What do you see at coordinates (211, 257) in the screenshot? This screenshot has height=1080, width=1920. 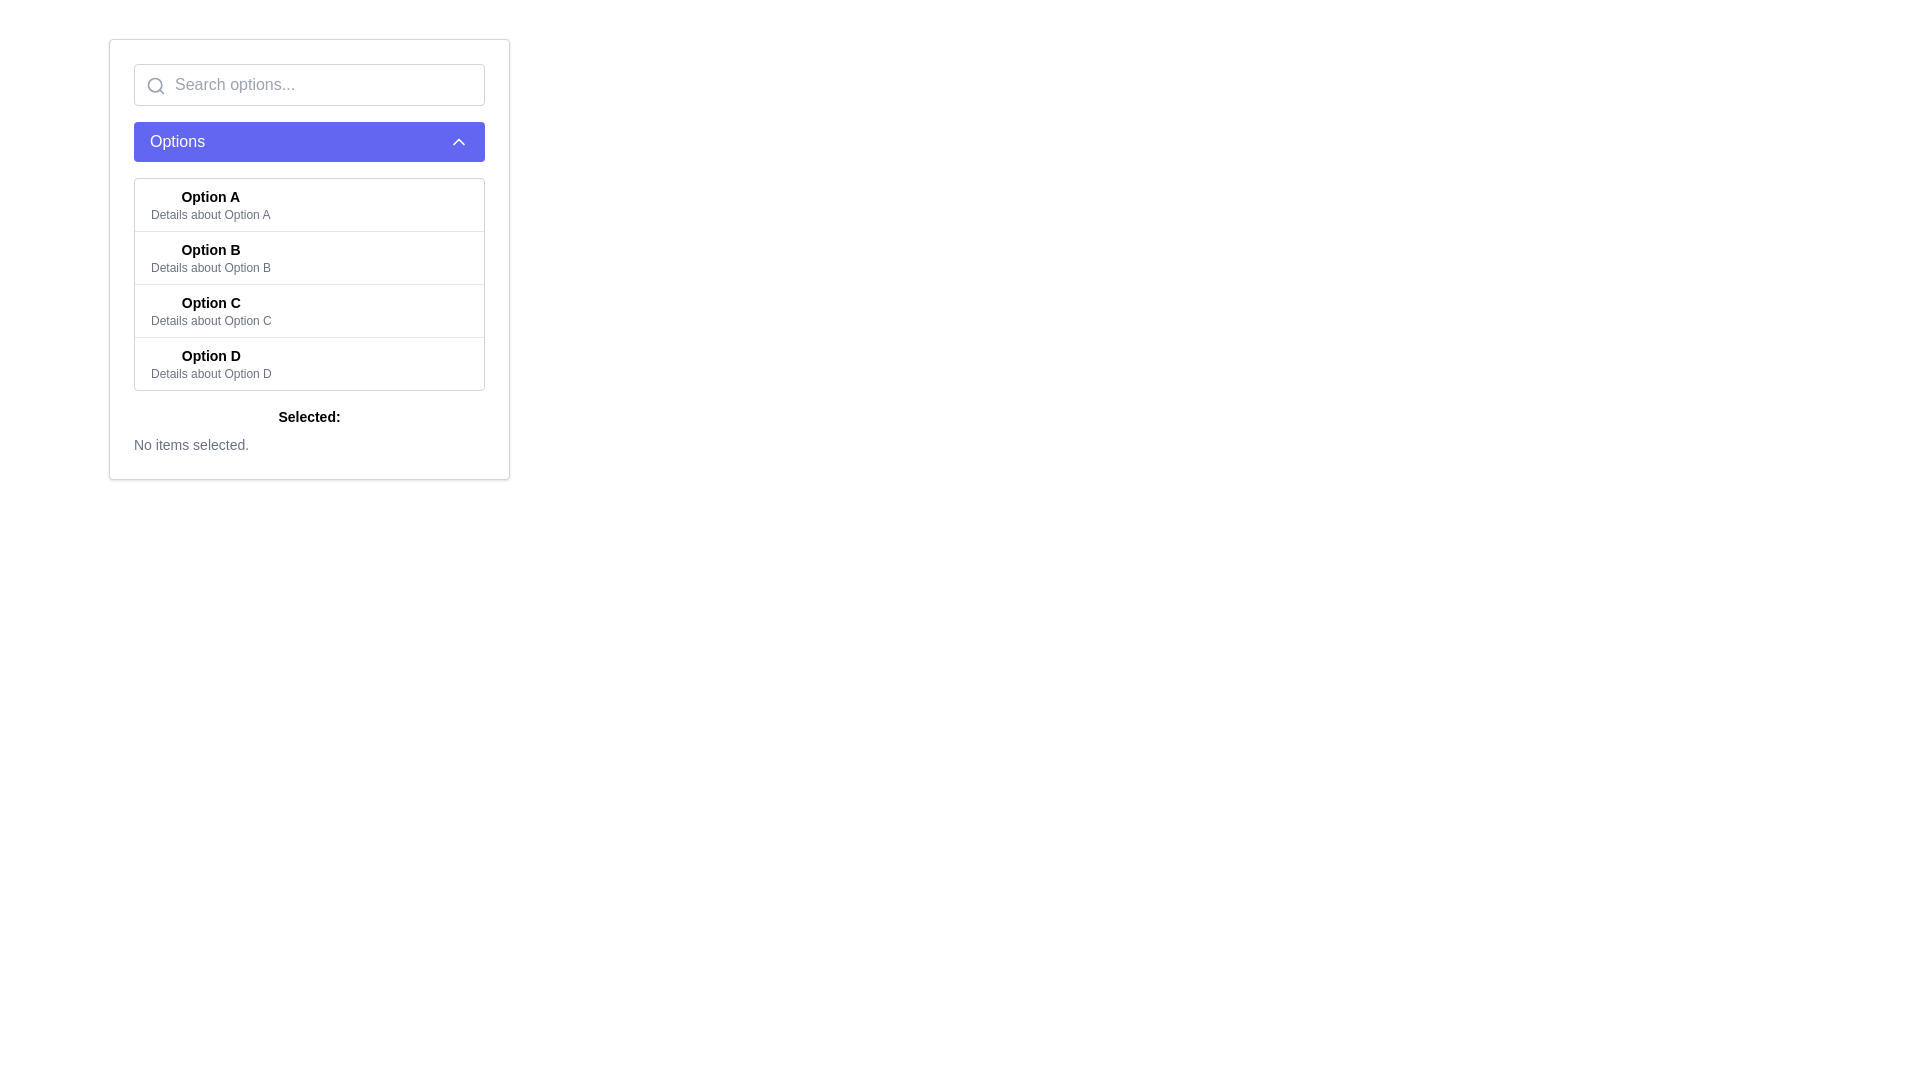 I see `the selectable menu option labeled 'Option B', which is the second item in a vertical list of four options` at bounding box center [211, 257].